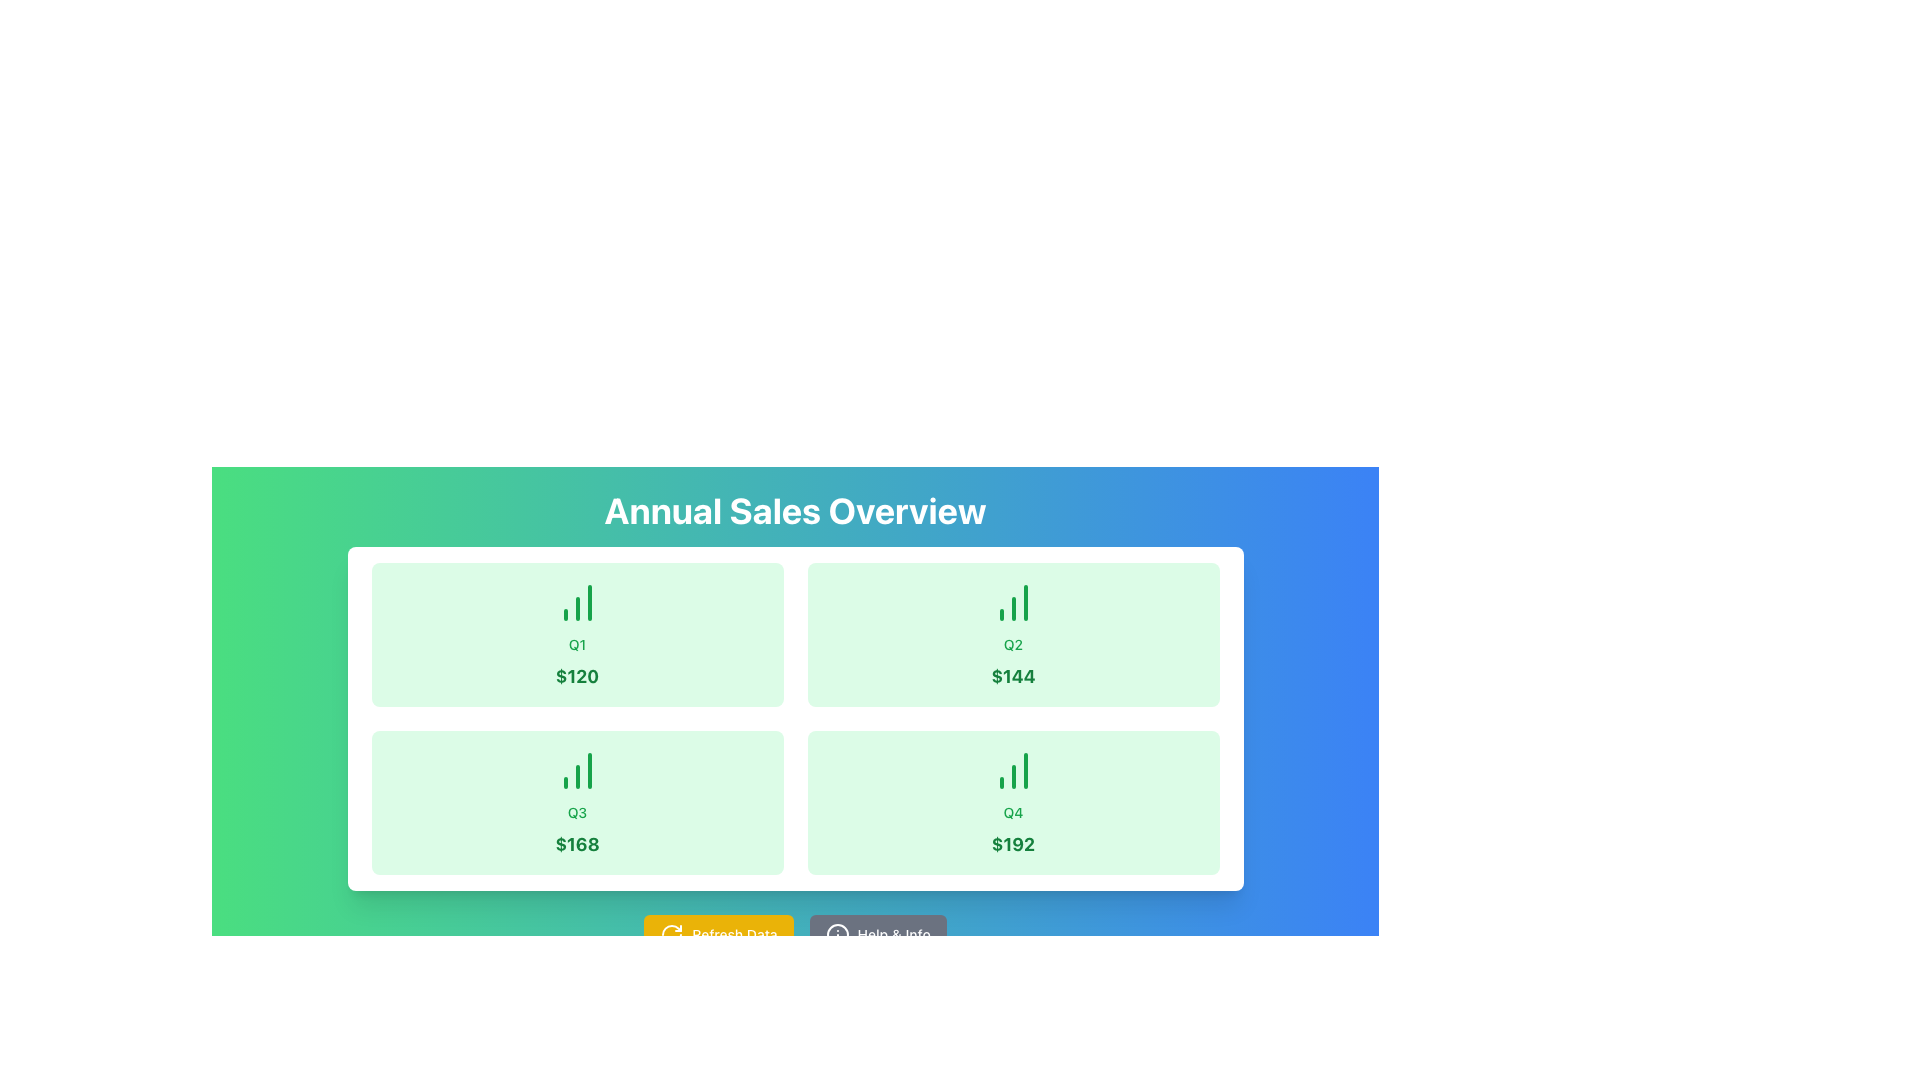 Image resolution: width=1920 pixels, height=1080 pixels. I want to click on the static text element labeling the fourth quarter (Q4) located in the bottom-right card of the grid layout, so click(1013, 813).